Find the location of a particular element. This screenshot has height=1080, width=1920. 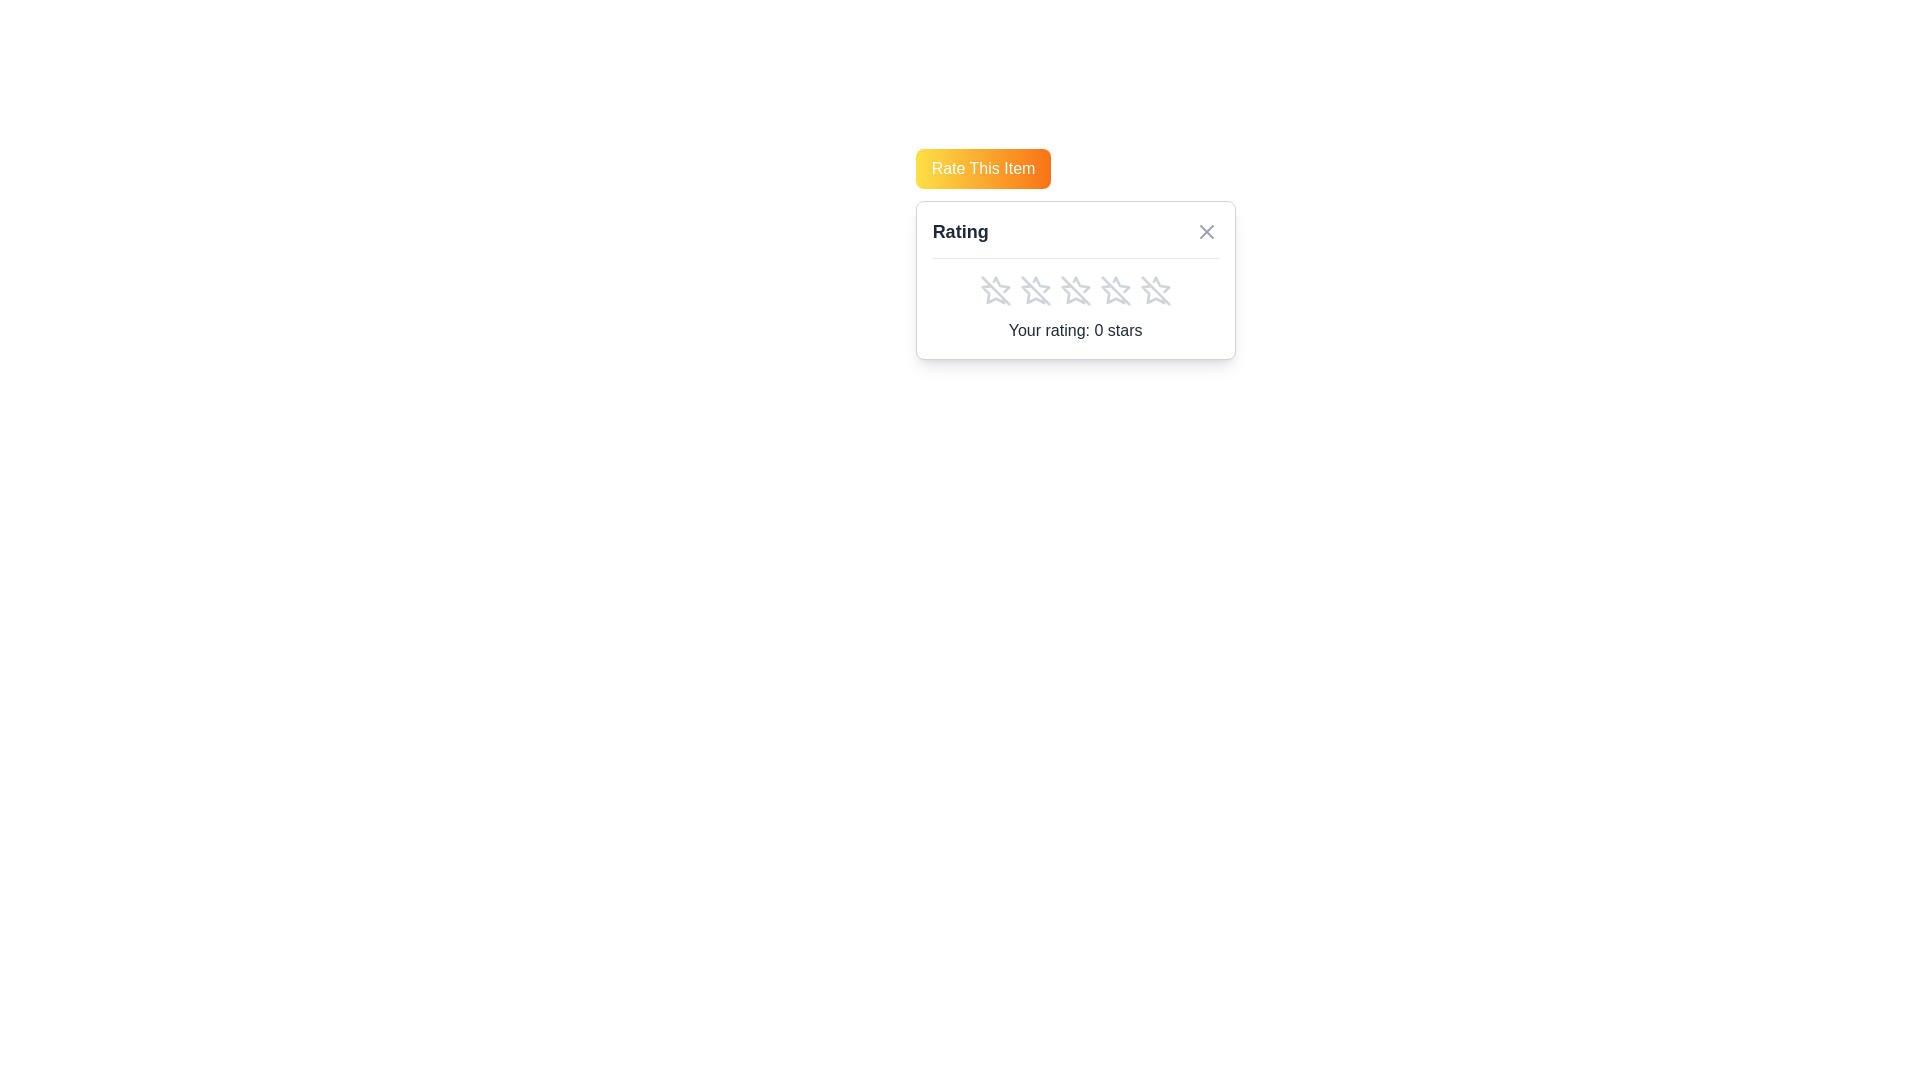

the star icon in the Rating Widget is located at coordinates (1074, 280).